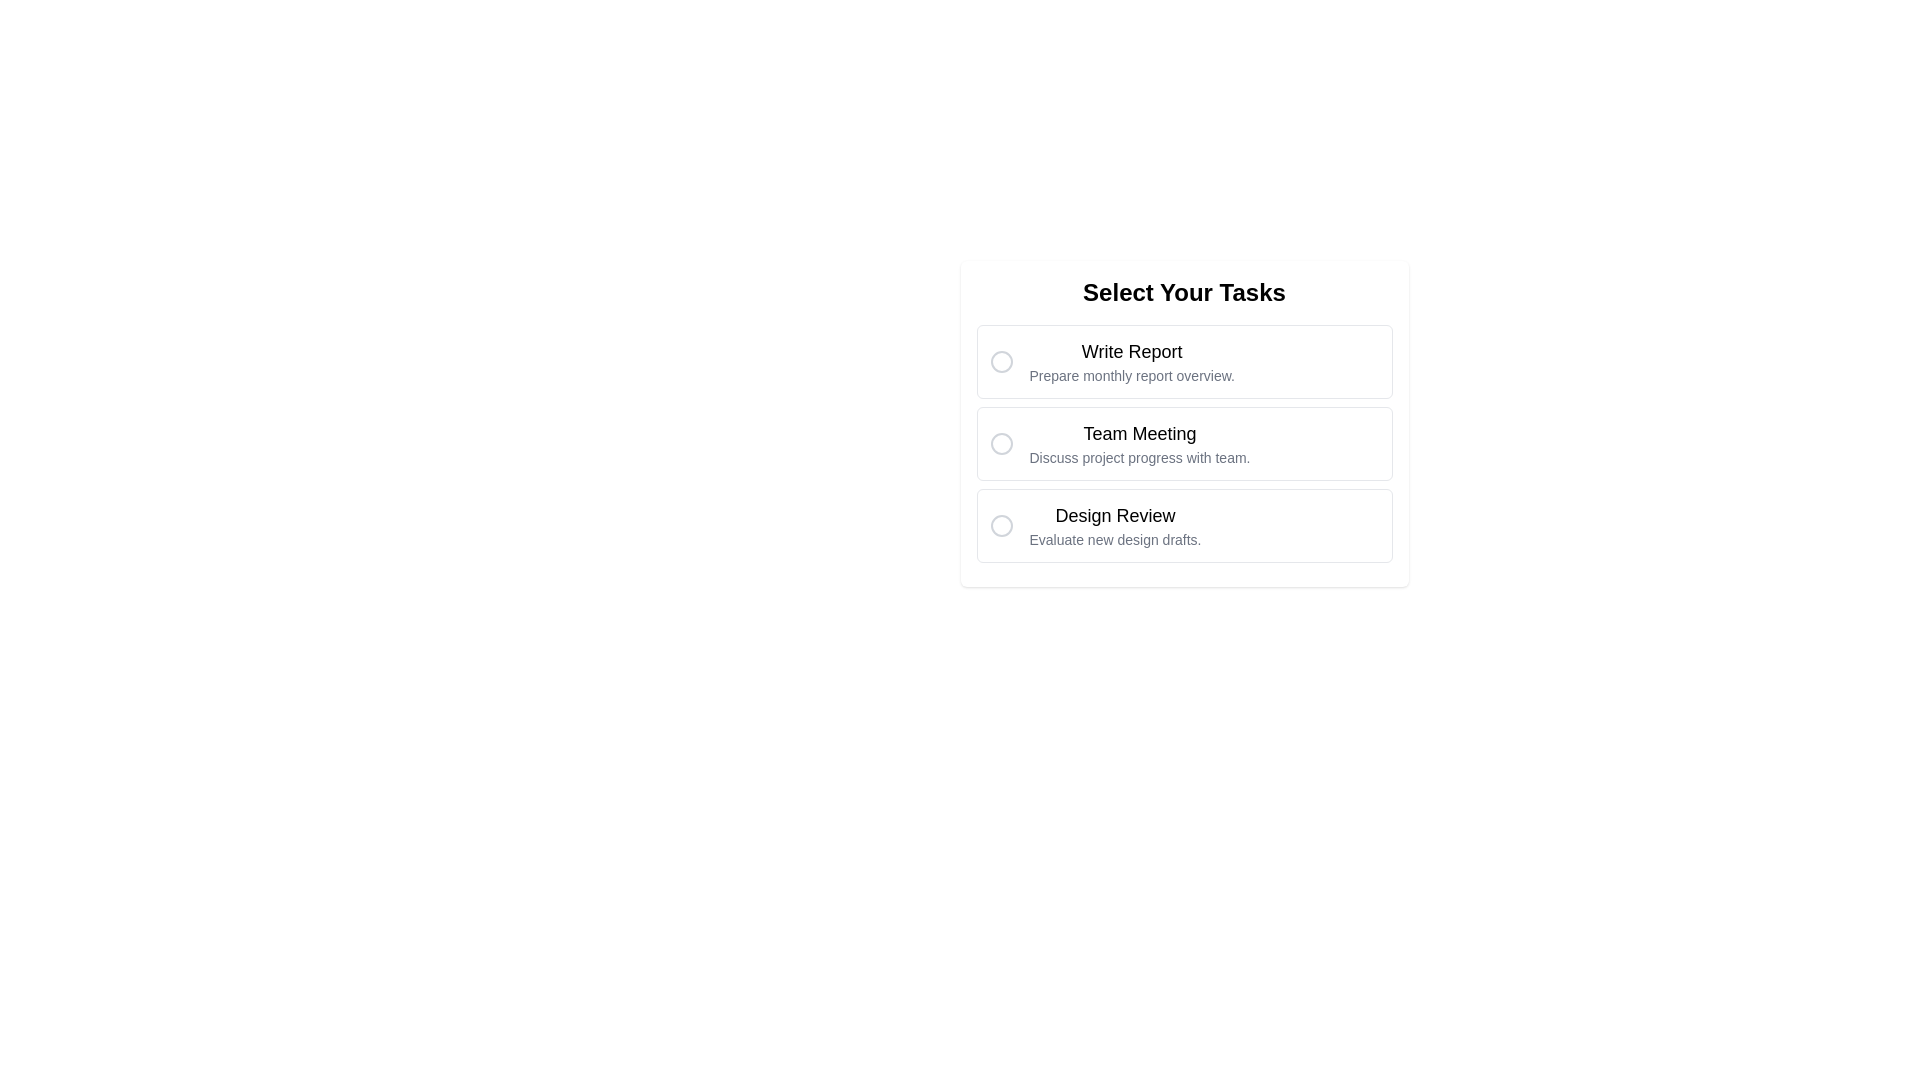 The width and height of the screenshot is (1920, 1080). Describe the element at coordinates (1132, 350) in the screenshot. I see `the Text Label that serves as the title for the task selection option located at the top of the selection card in the 'Select Your Tasks' section` at that location.